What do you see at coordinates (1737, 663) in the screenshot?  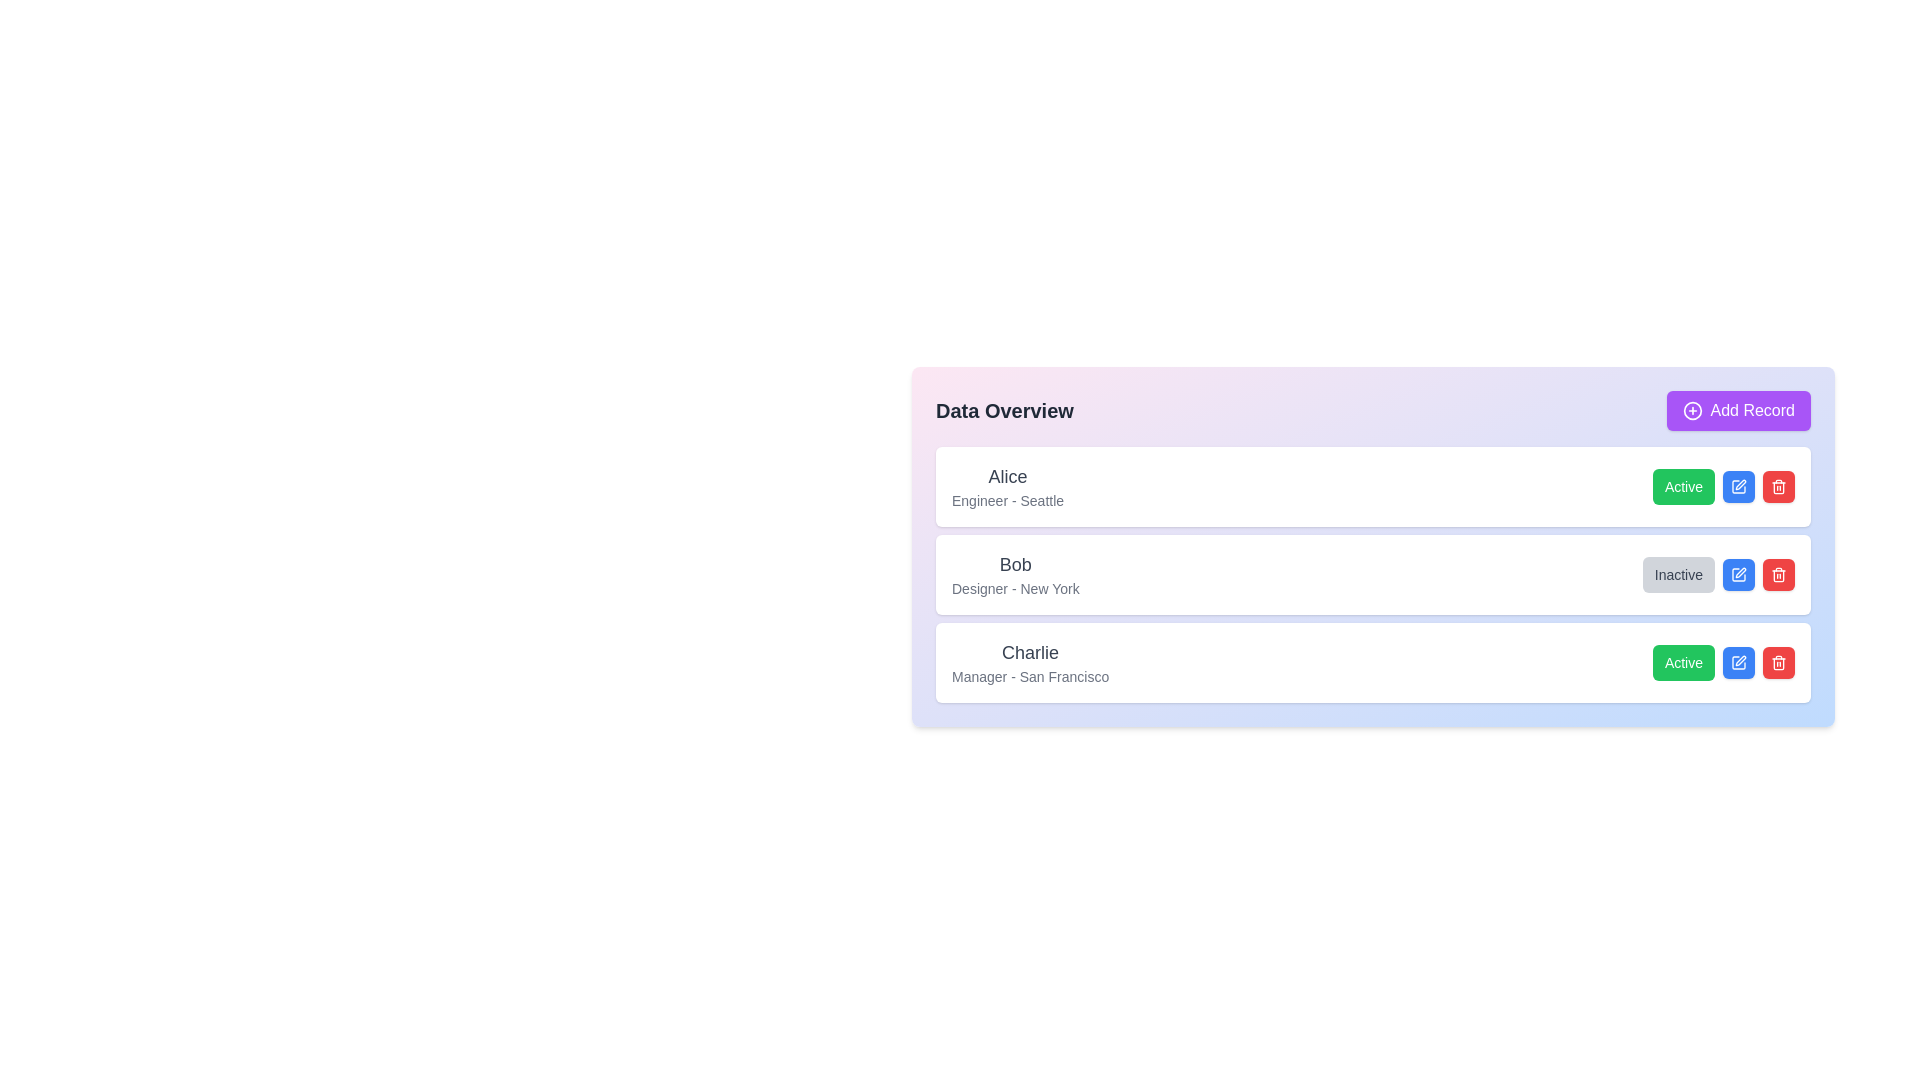 I see `the edit button located between the green 'Active' button and the red delete button, which is the second button in a row of three, to initiate an edit action` at bounding box center [1737, 663].